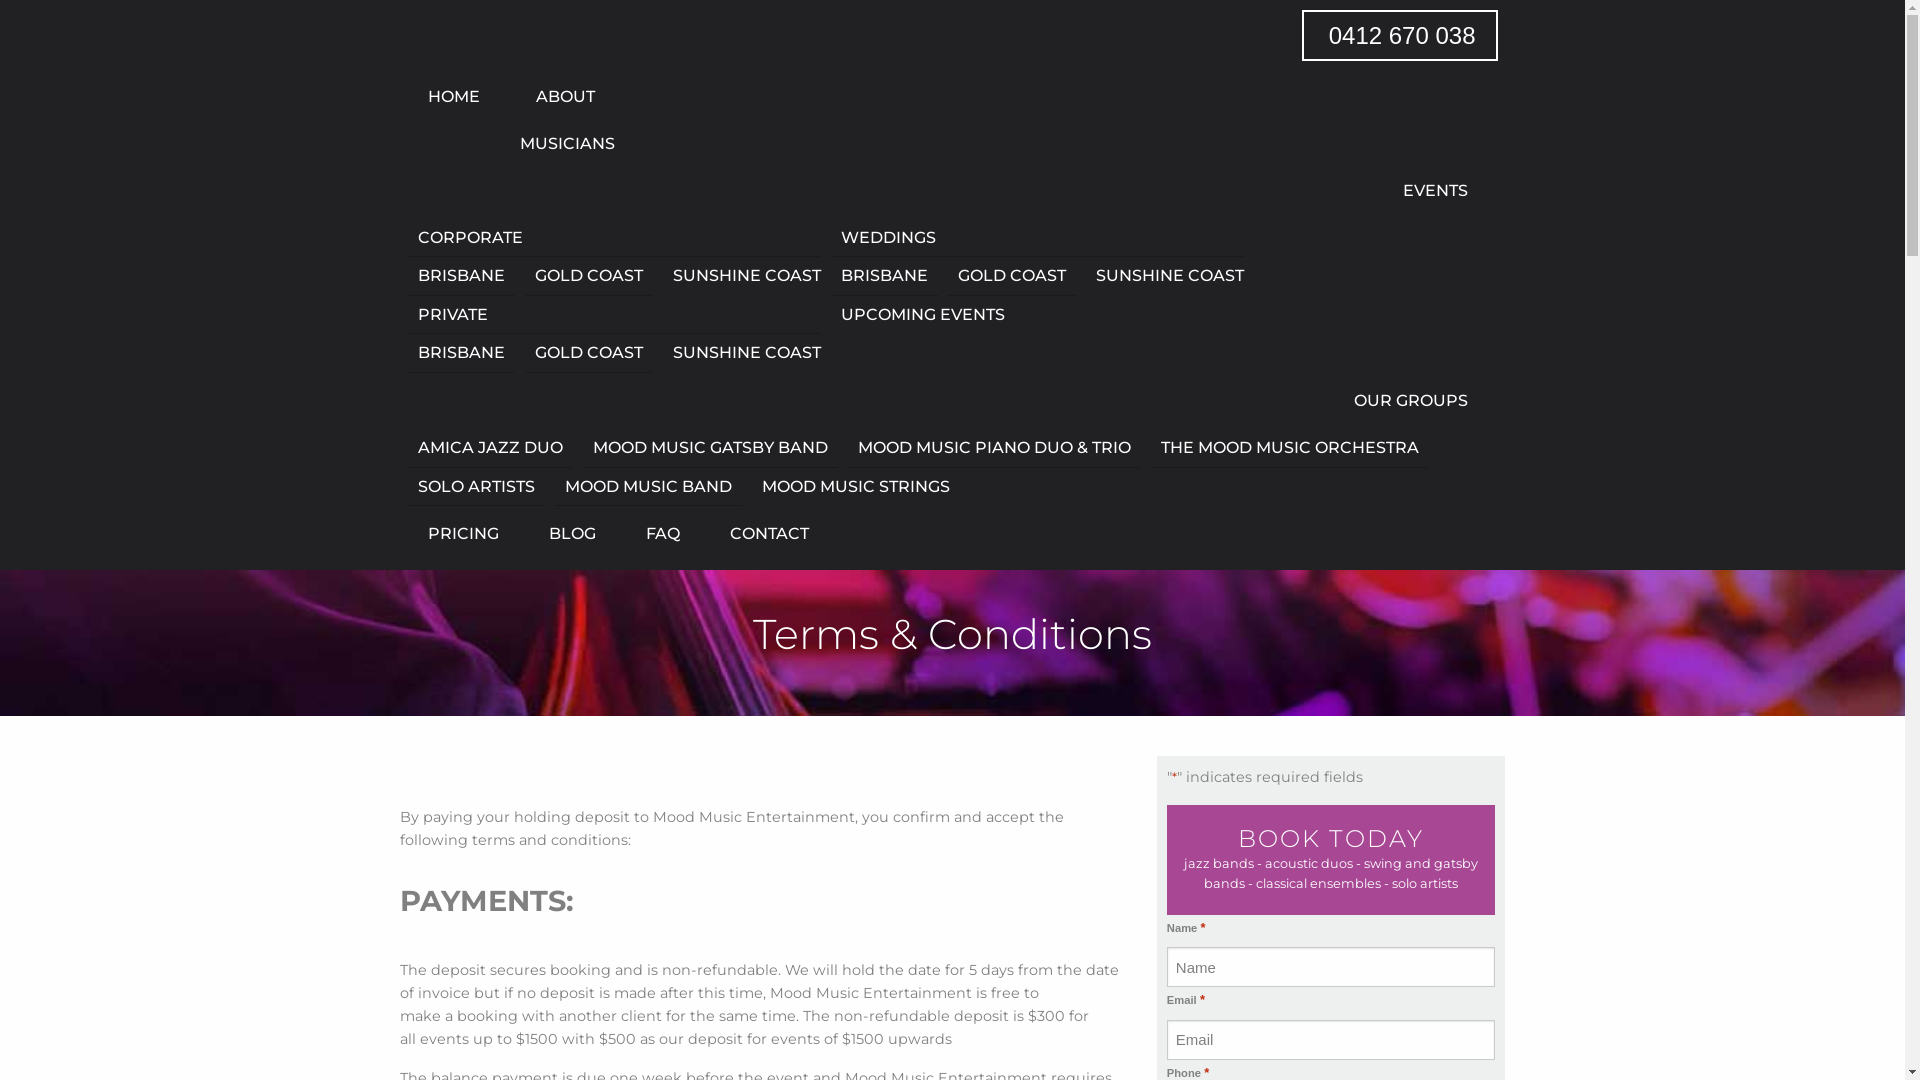 The height and width of the screenshot is (1080, 1920). I want to click on '0412 670 038', so click(1399, 35).